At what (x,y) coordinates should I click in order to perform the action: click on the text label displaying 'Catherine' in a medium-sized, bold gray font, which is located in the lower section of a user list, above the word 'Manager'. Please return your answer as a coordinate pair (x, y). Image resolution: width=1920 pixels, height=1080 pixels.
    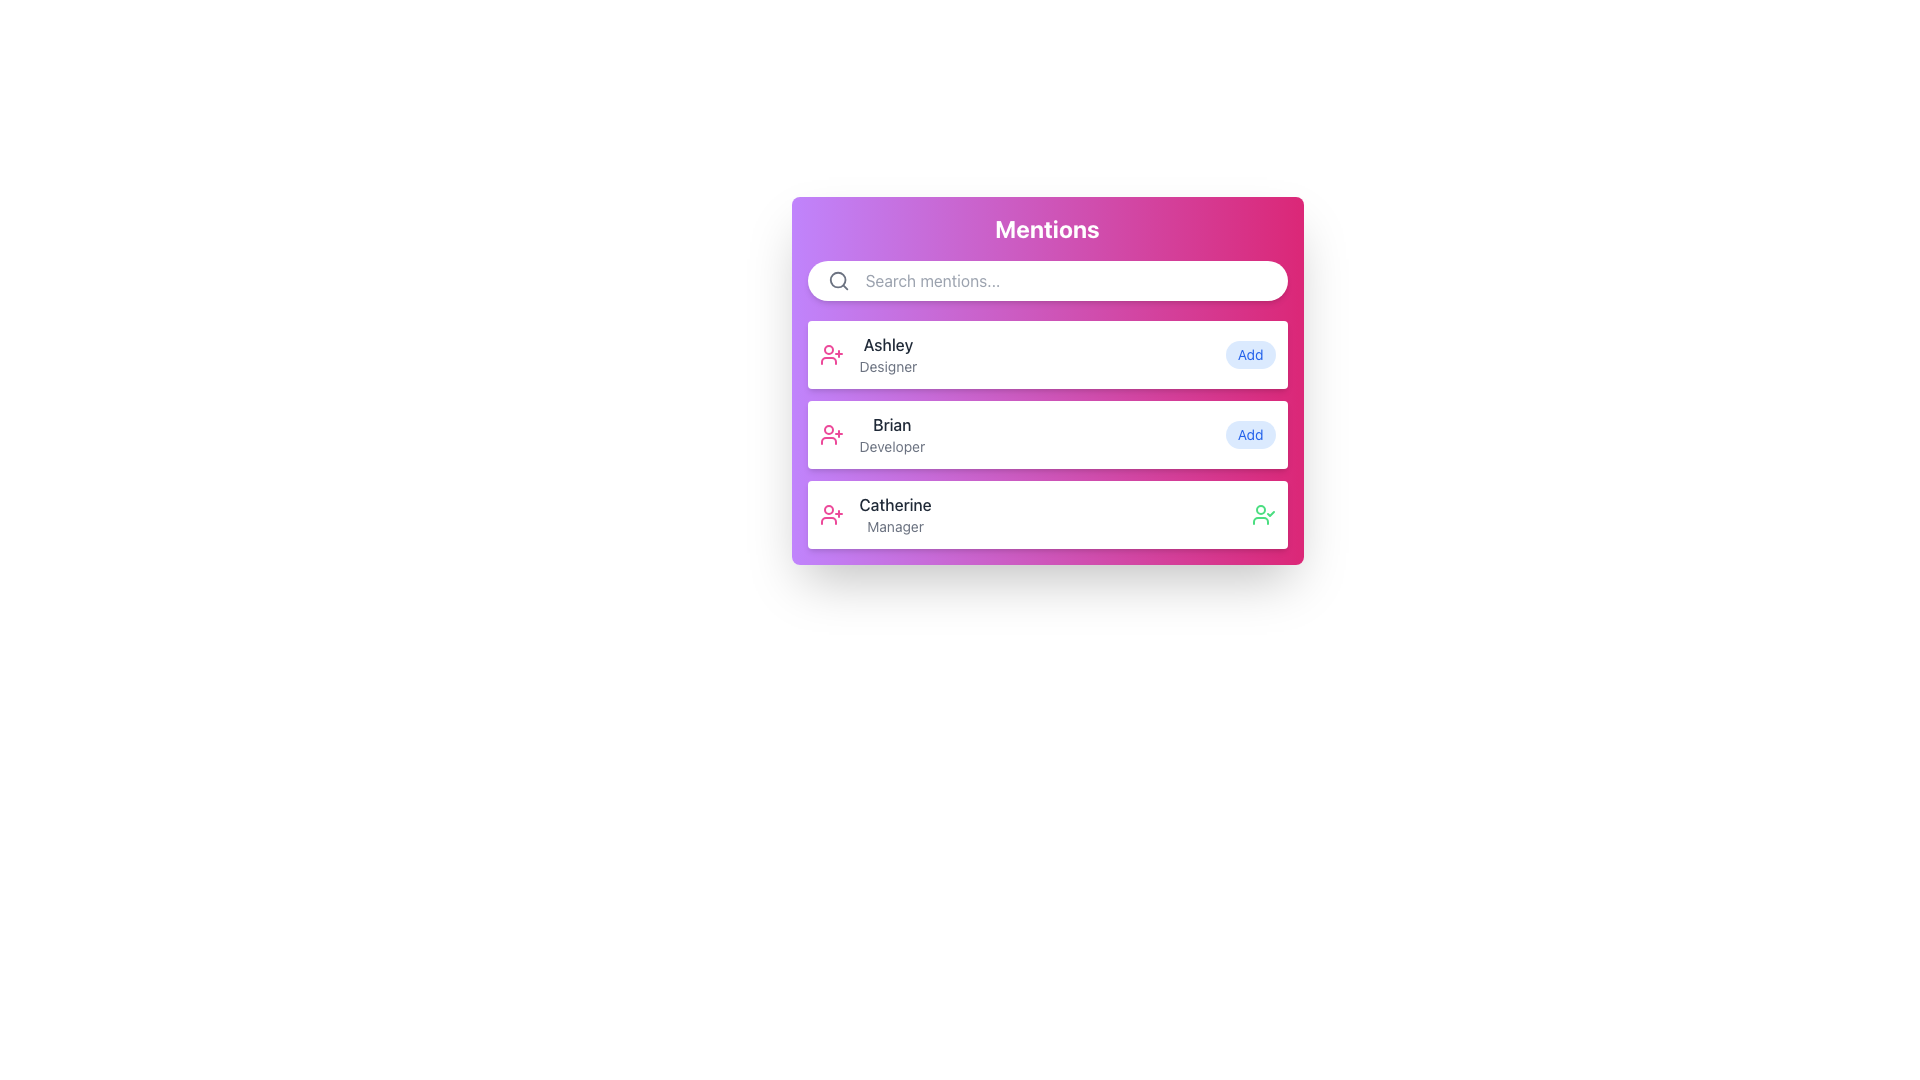
    Looking at the image, I should click on (894, 504).